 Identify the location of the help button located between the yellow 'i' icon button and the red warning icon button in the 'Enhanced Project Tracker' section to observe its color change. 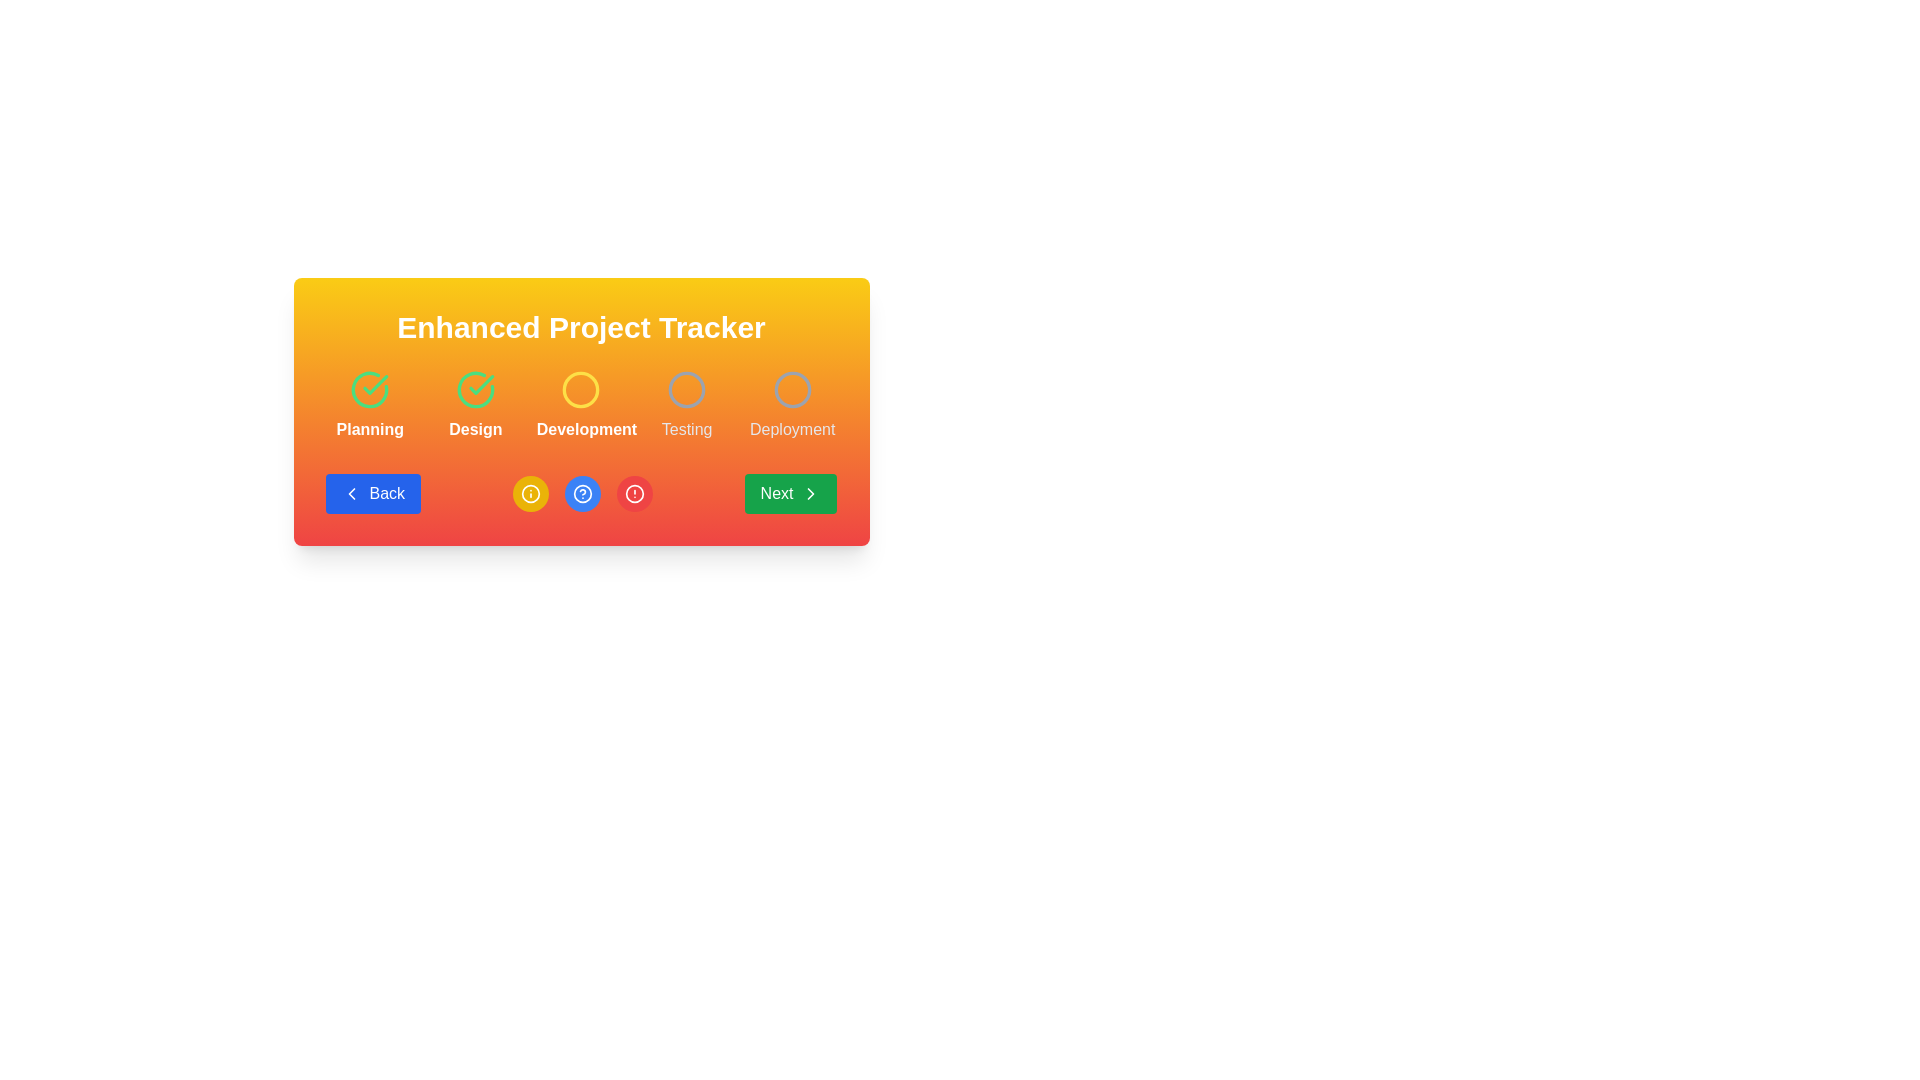
(581, 493).